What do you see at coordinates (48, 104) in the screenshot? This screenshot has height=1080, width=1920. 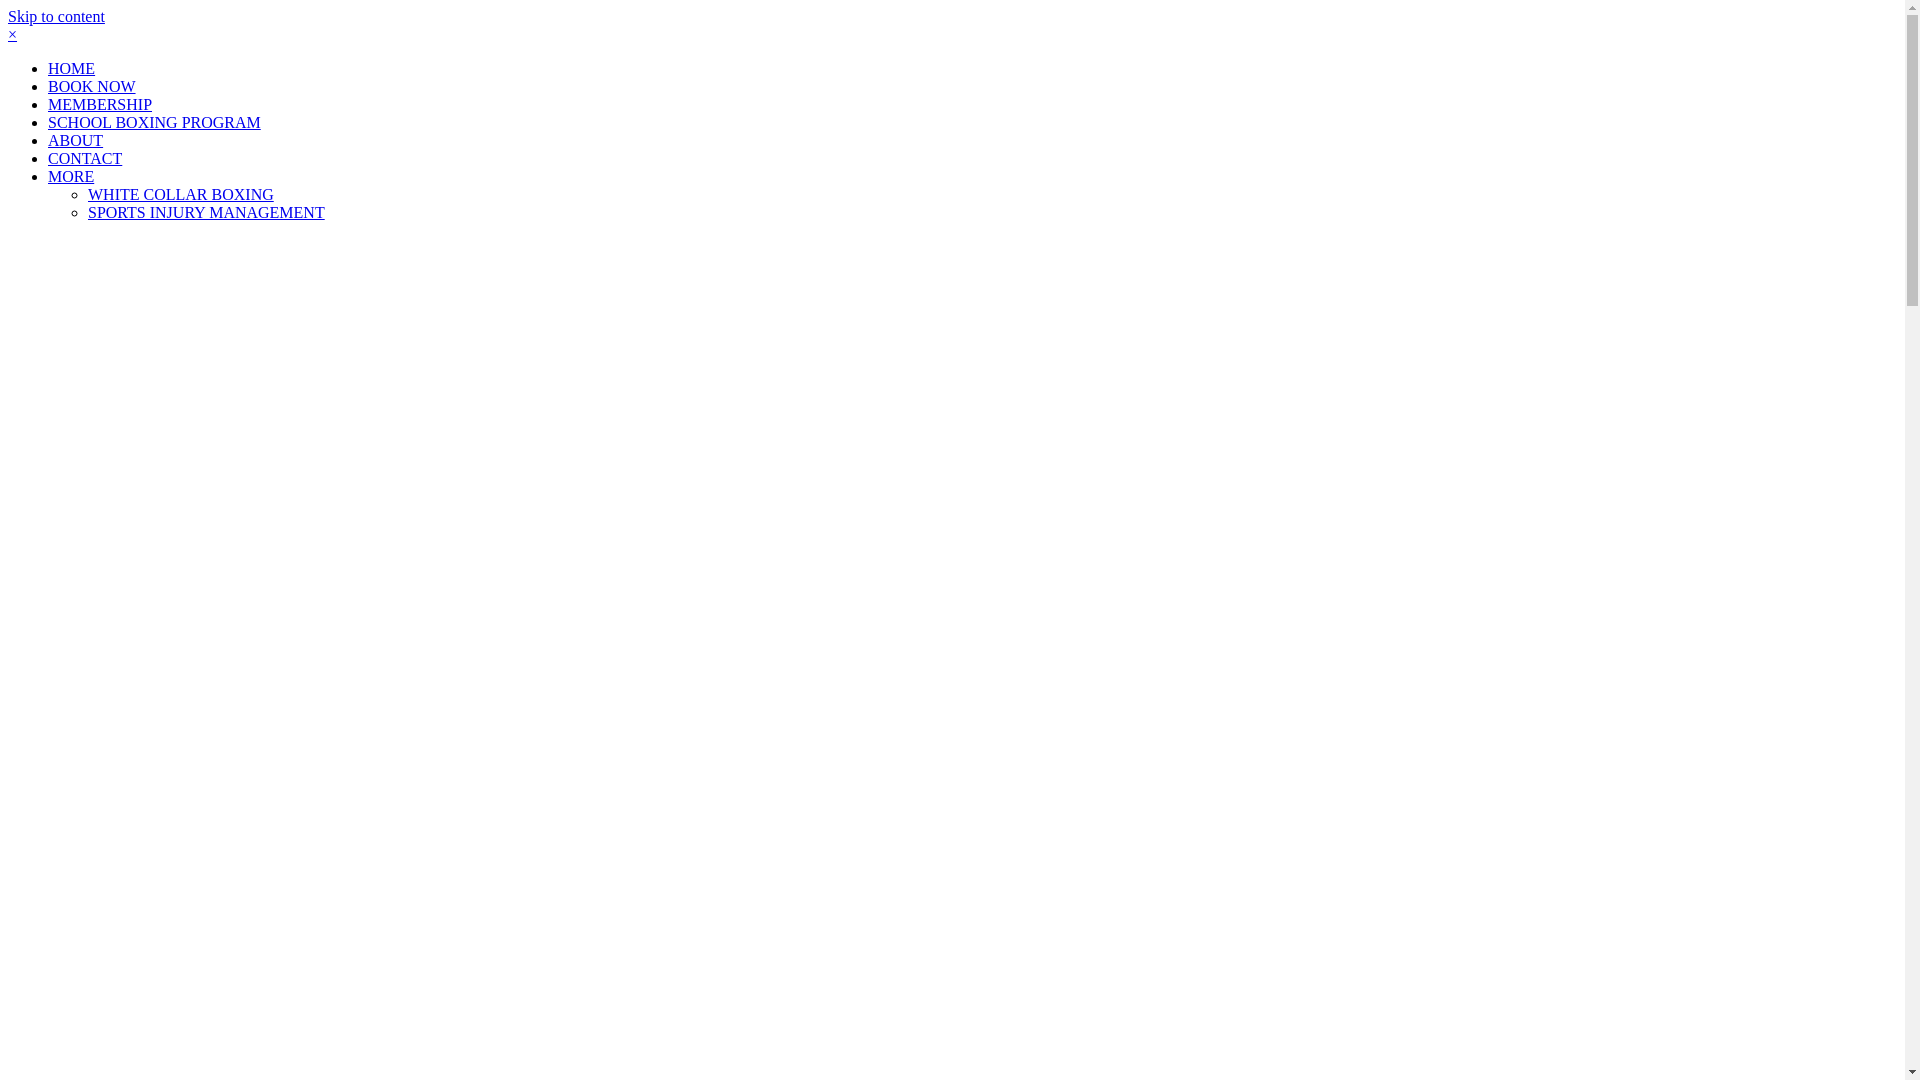 I see `'MEMBERSHIP'` at bounding box center [48, 104].